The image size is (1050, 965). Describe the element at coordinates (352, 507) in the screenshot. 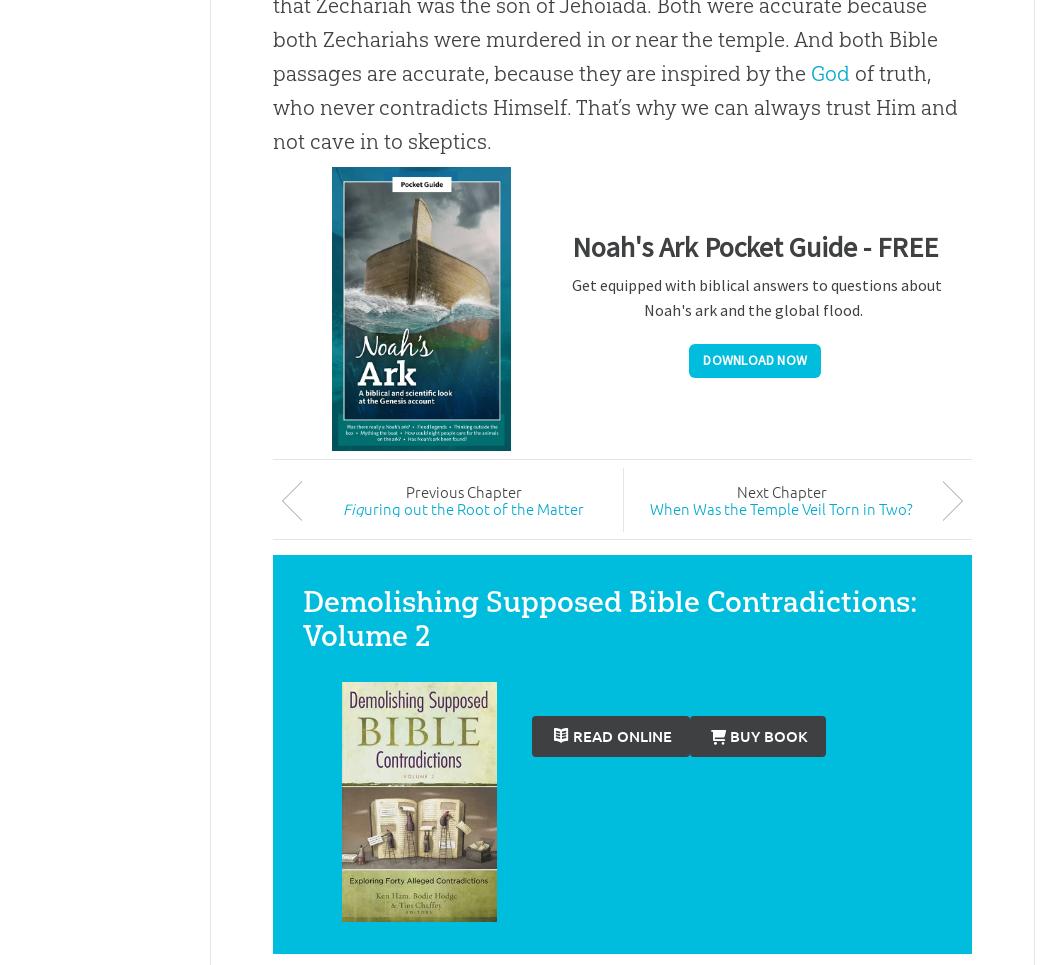

I see `'Fig'` at that location.